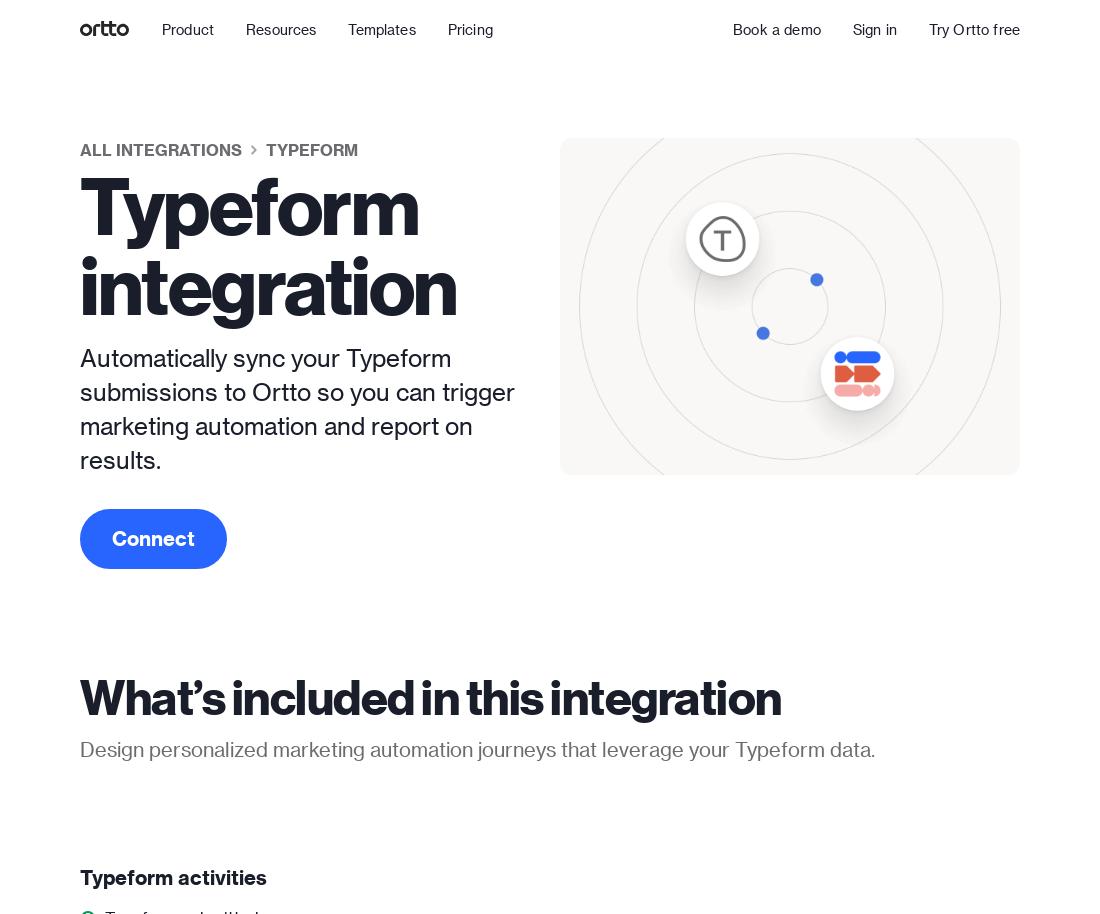 This screenshot has width=1100, height=914. Describe the element at coordinates (152, 536) in the screenshot. I see `'Connect'` at that location.